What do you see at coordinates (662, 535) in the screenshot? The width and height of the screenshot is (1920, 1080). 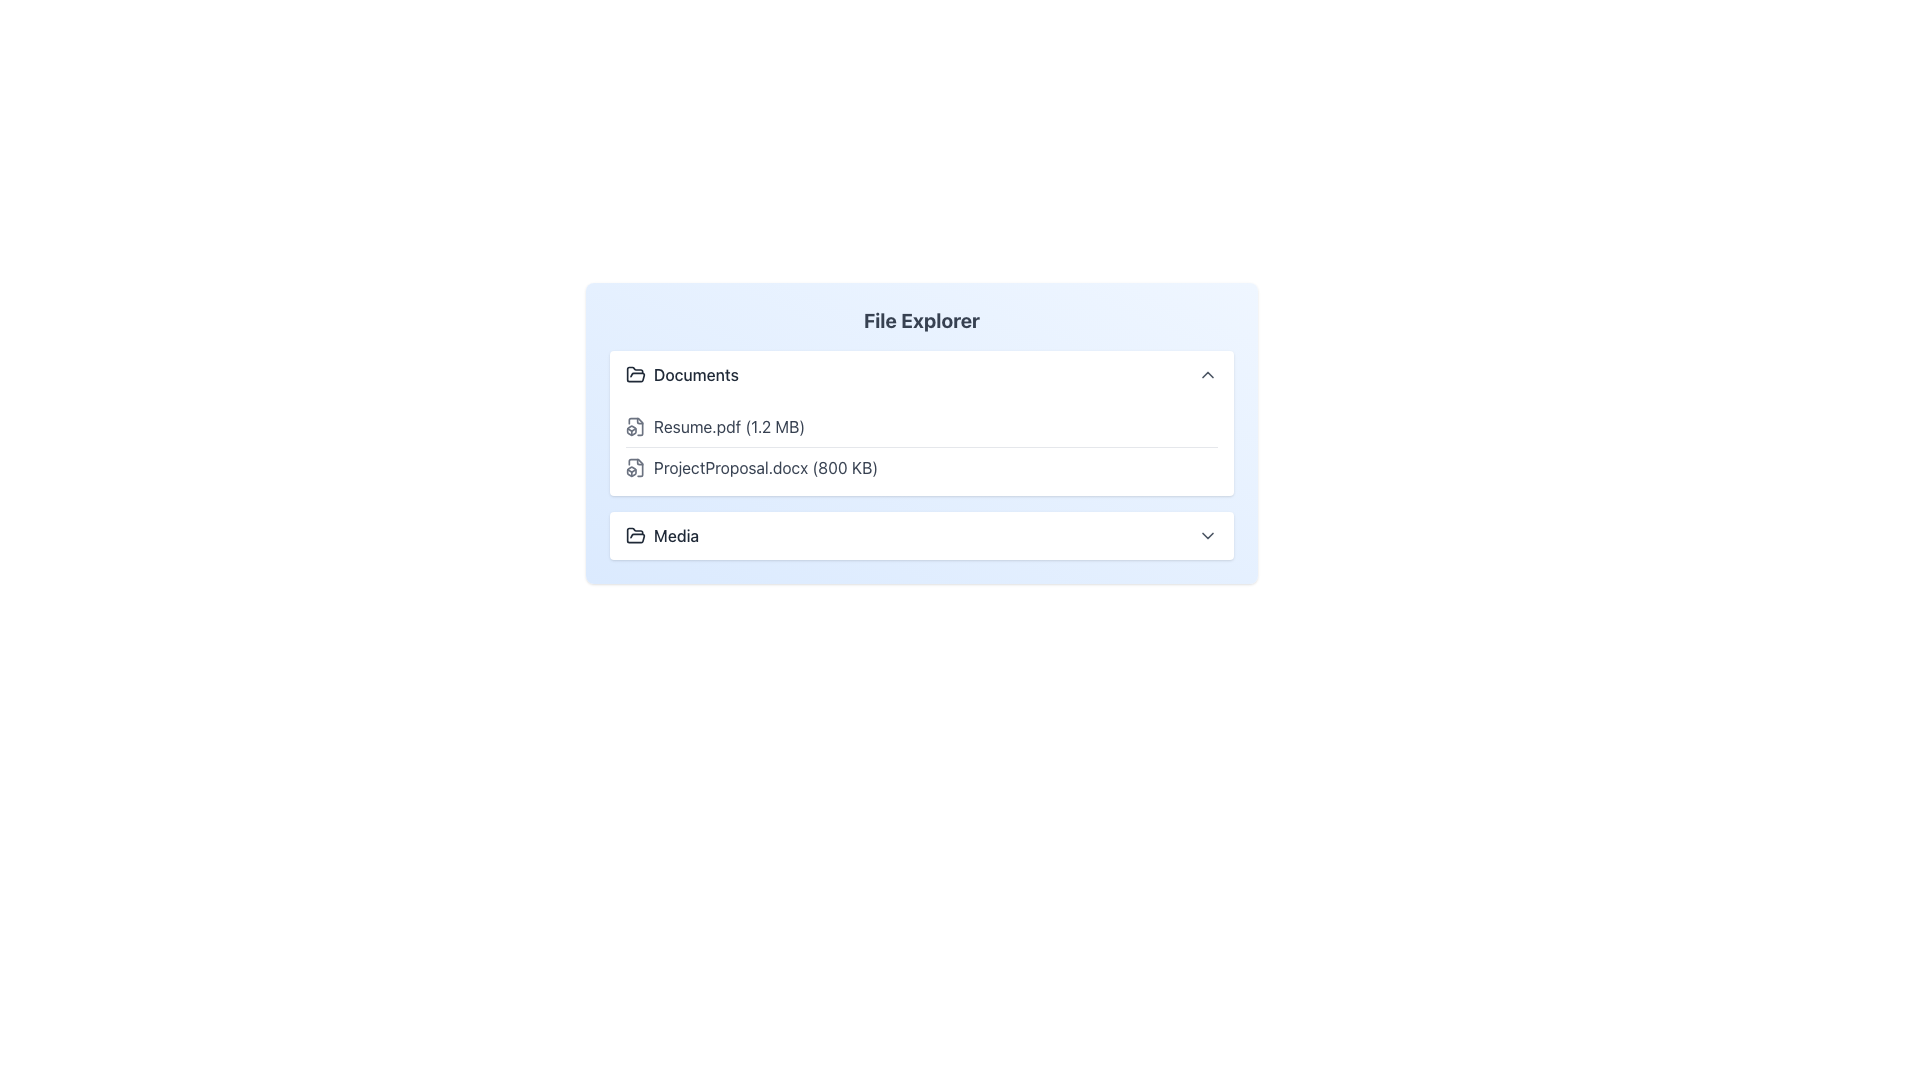 I see `the 'Media' folder in the file explorer` at bounding box center [662, 535].